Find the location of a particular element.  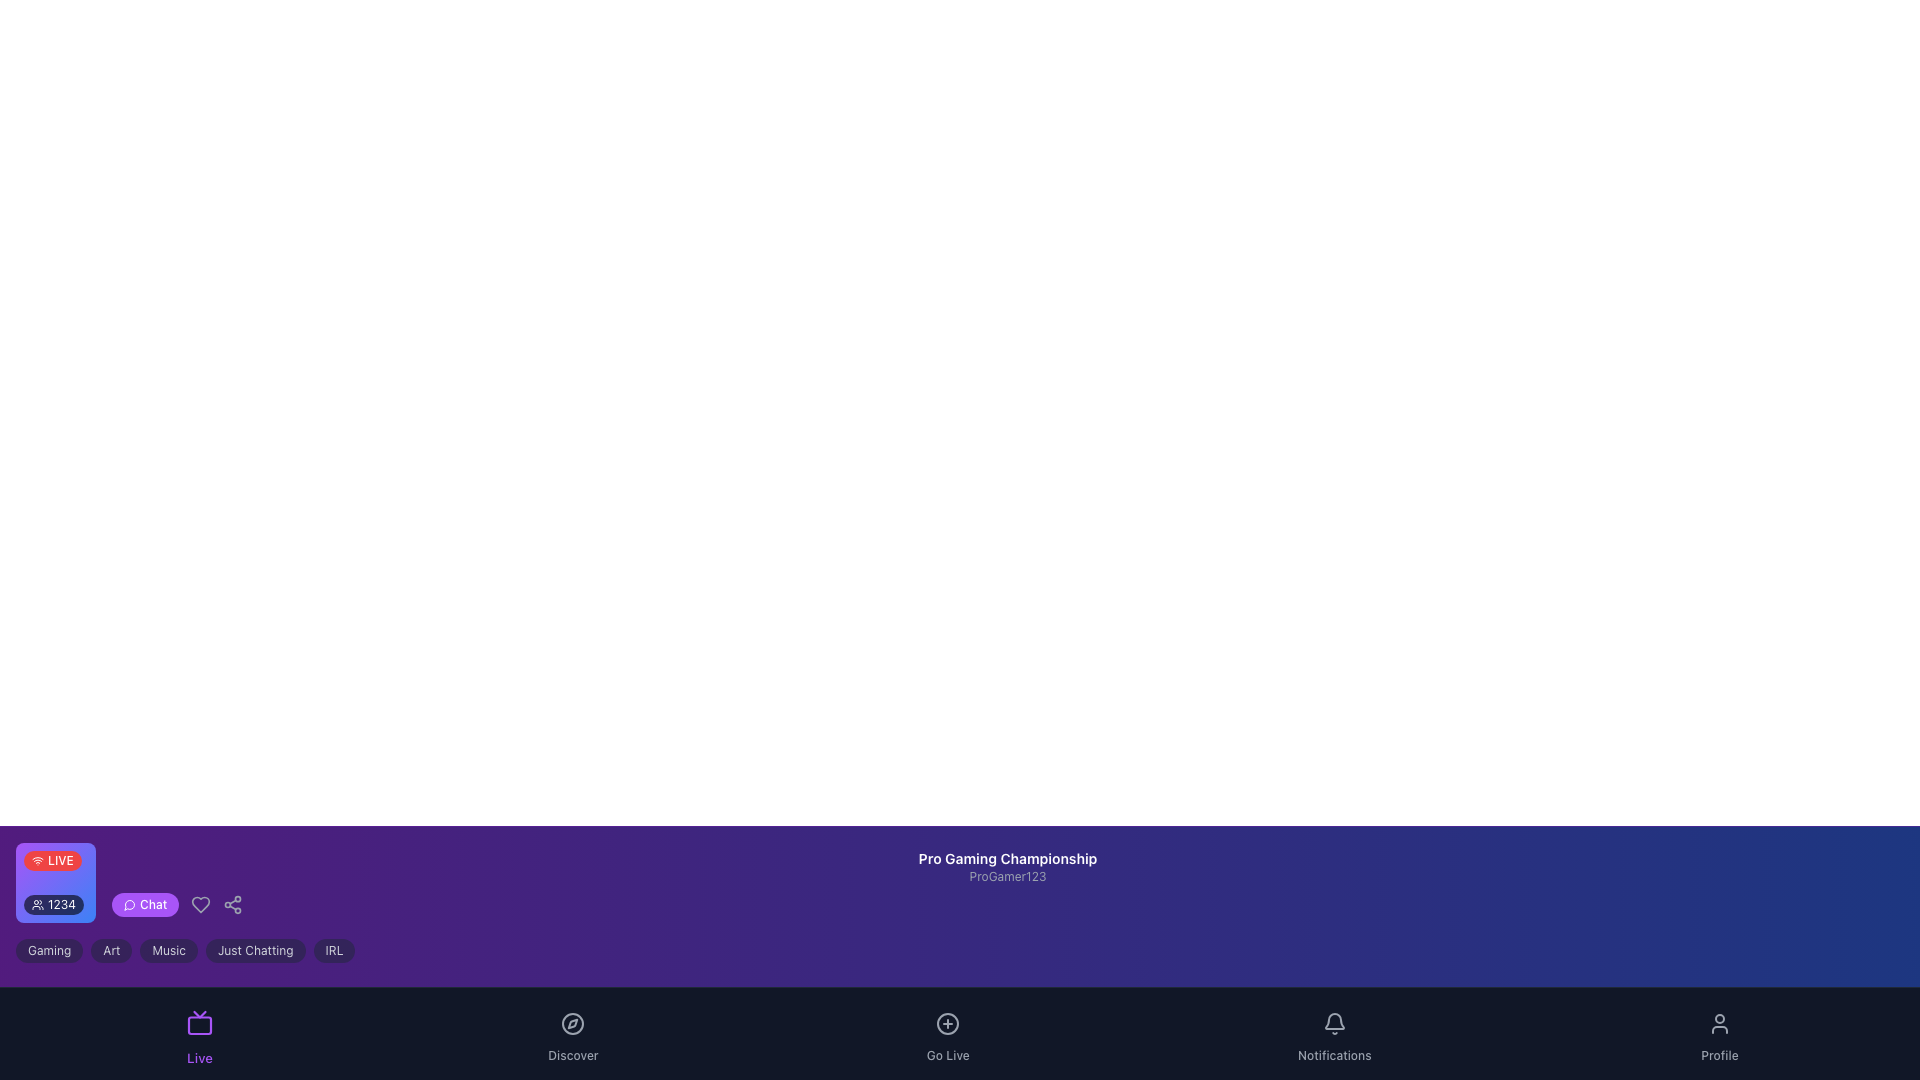

the bell-shaped notification icon located in the bottom navigation bar, positioned between the 'Go Live' icon and the 'Profile' icon is located at coordinates (1334, 1021).